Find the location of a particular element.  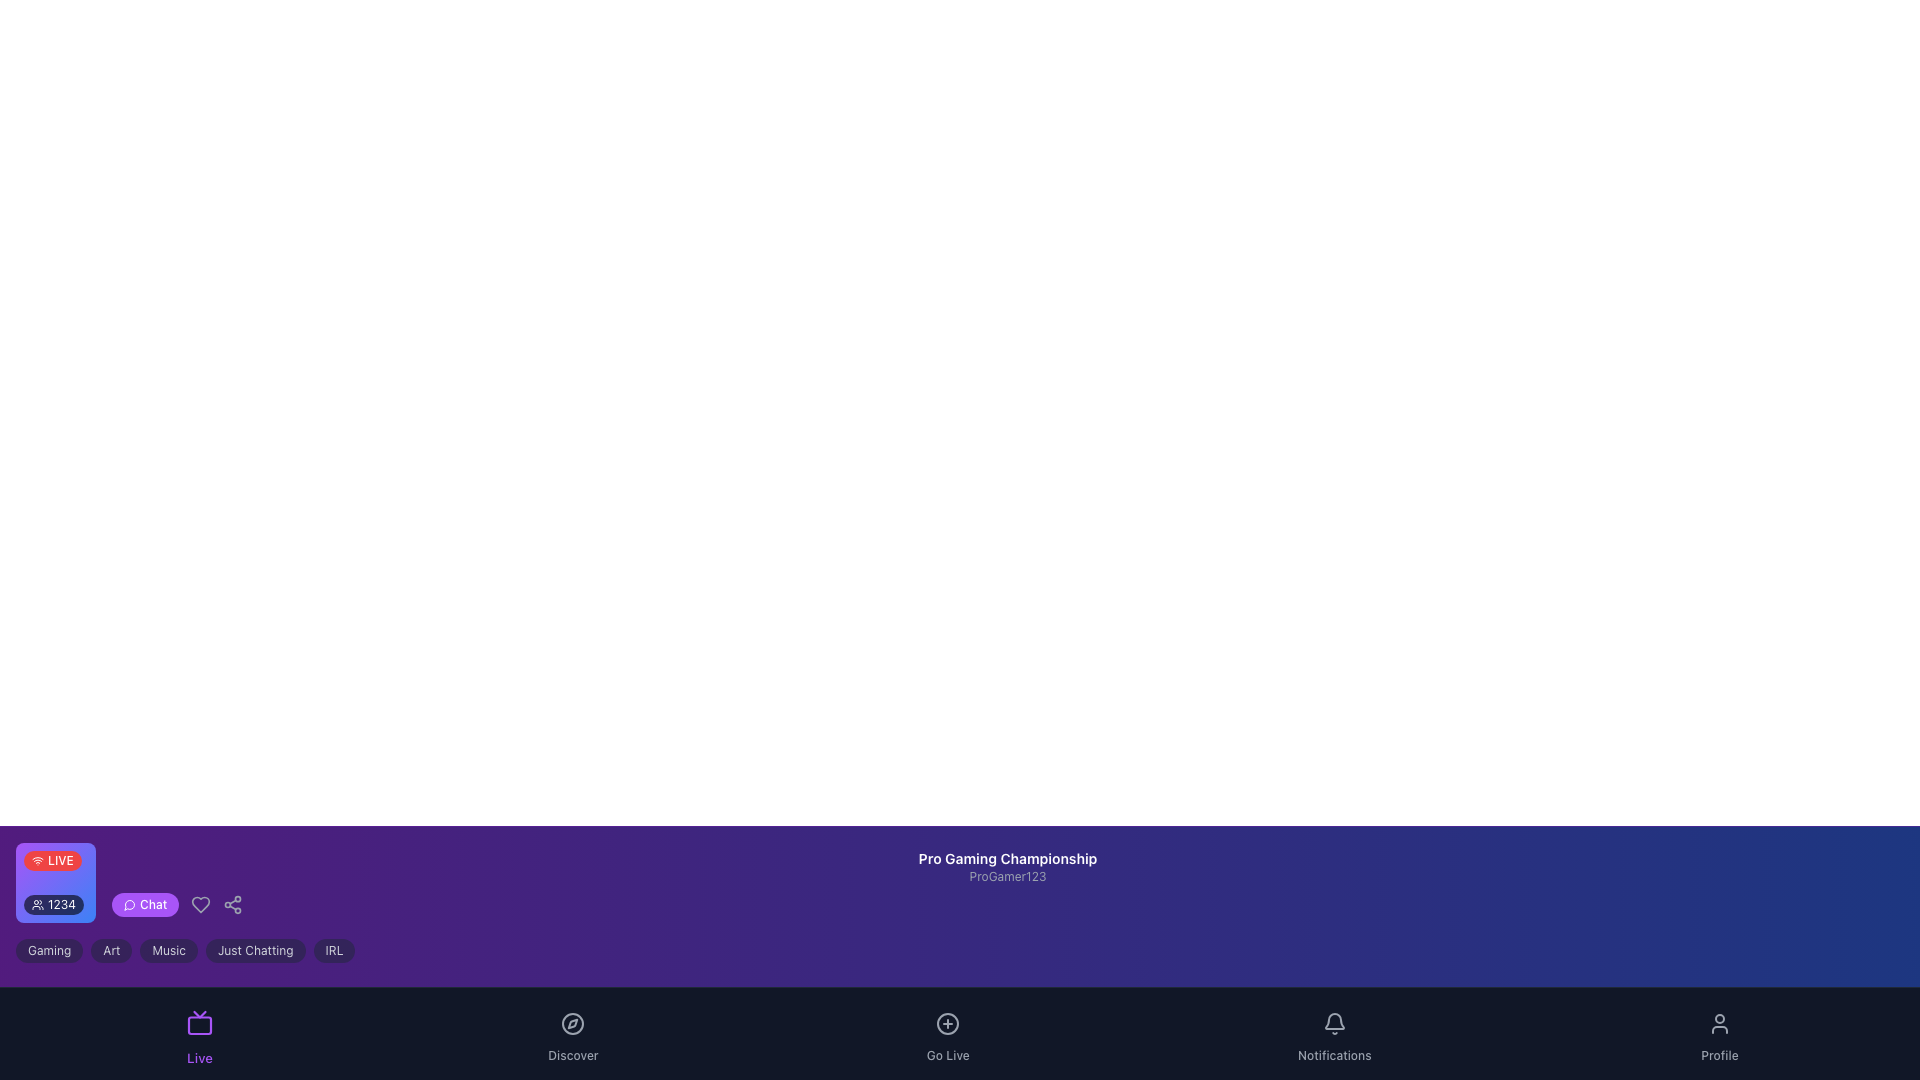

the bell-shaped notification icon located in the bottom navigation bar, positioned between the 'Go Live' icon and the 'Profile' icon is located at coordinates (1334, 1021).